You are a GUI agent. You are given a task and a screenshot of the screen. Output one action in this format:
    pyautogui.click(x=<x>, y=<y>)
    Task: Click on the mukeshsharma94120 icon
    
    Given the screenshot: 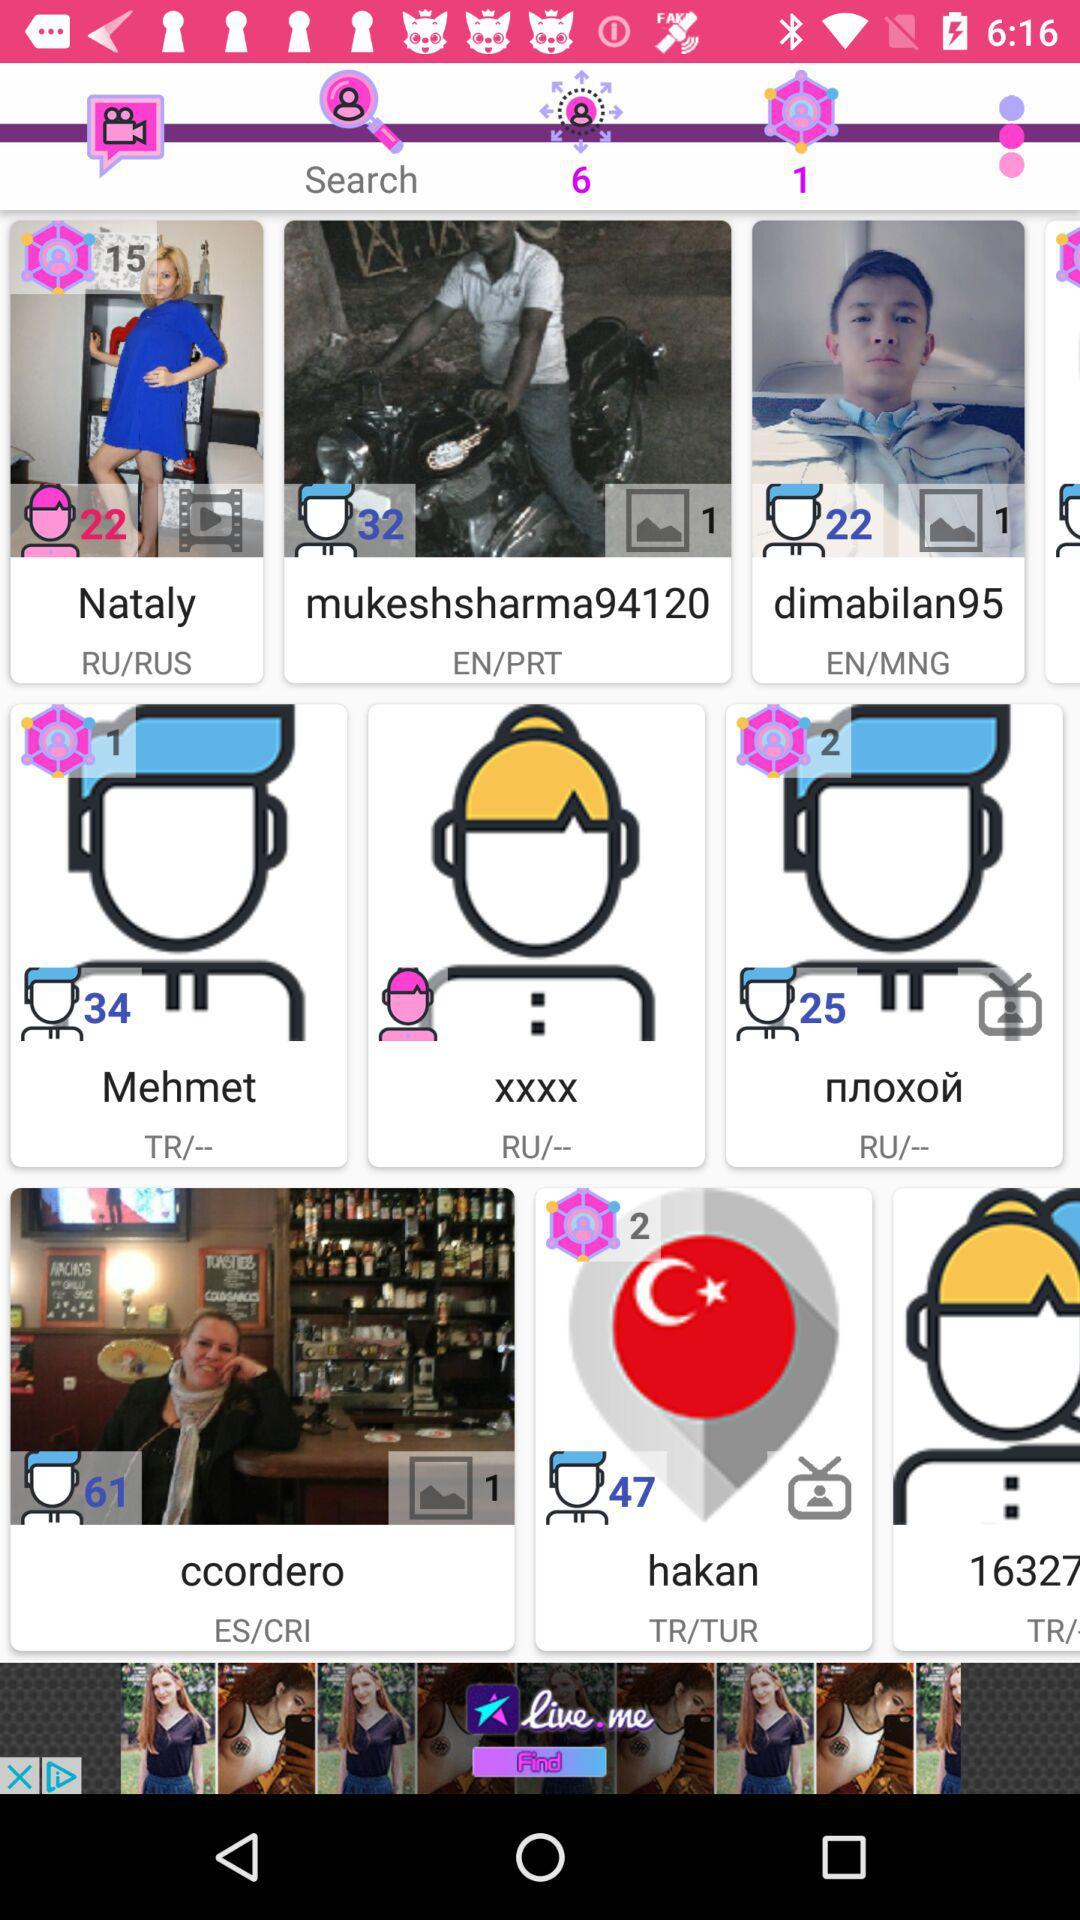 What is the action you would take?
    pyautogui.click(x=506, y=388)
    